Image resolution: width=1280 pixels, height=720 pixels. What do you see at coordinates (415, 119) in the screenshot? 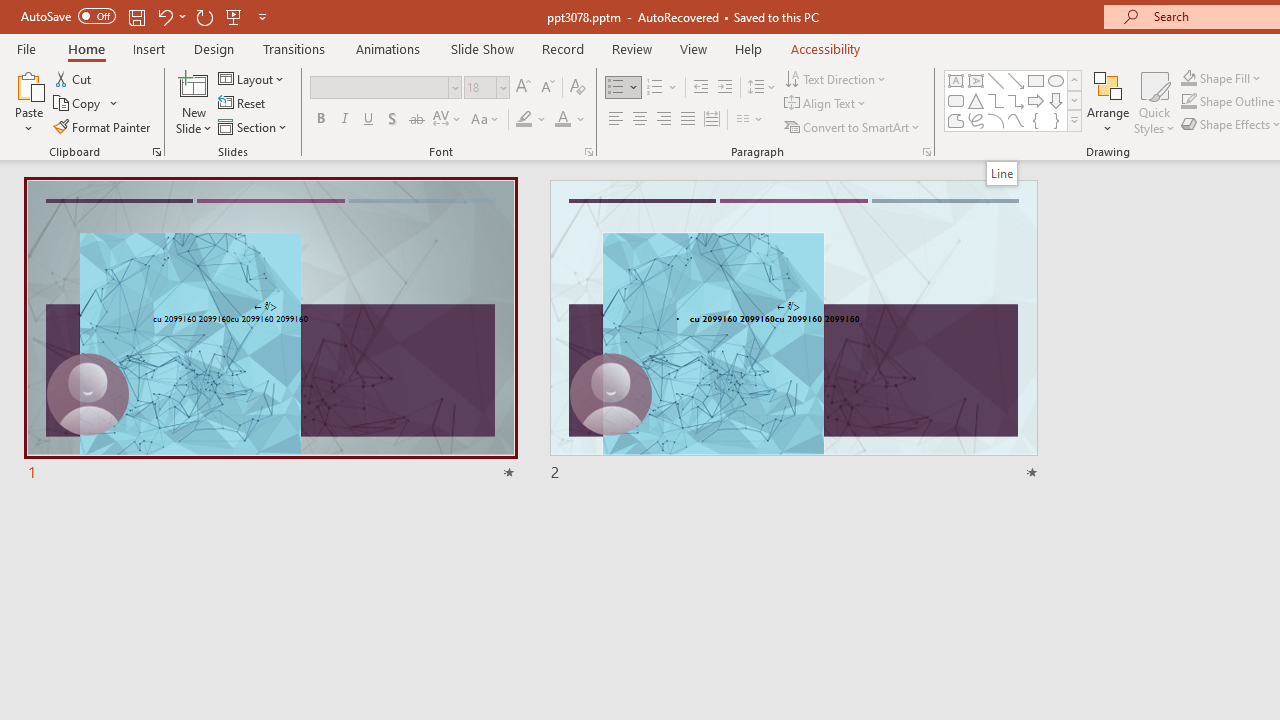
I see `'Strikethrough'` at bounding box center [415, 119].